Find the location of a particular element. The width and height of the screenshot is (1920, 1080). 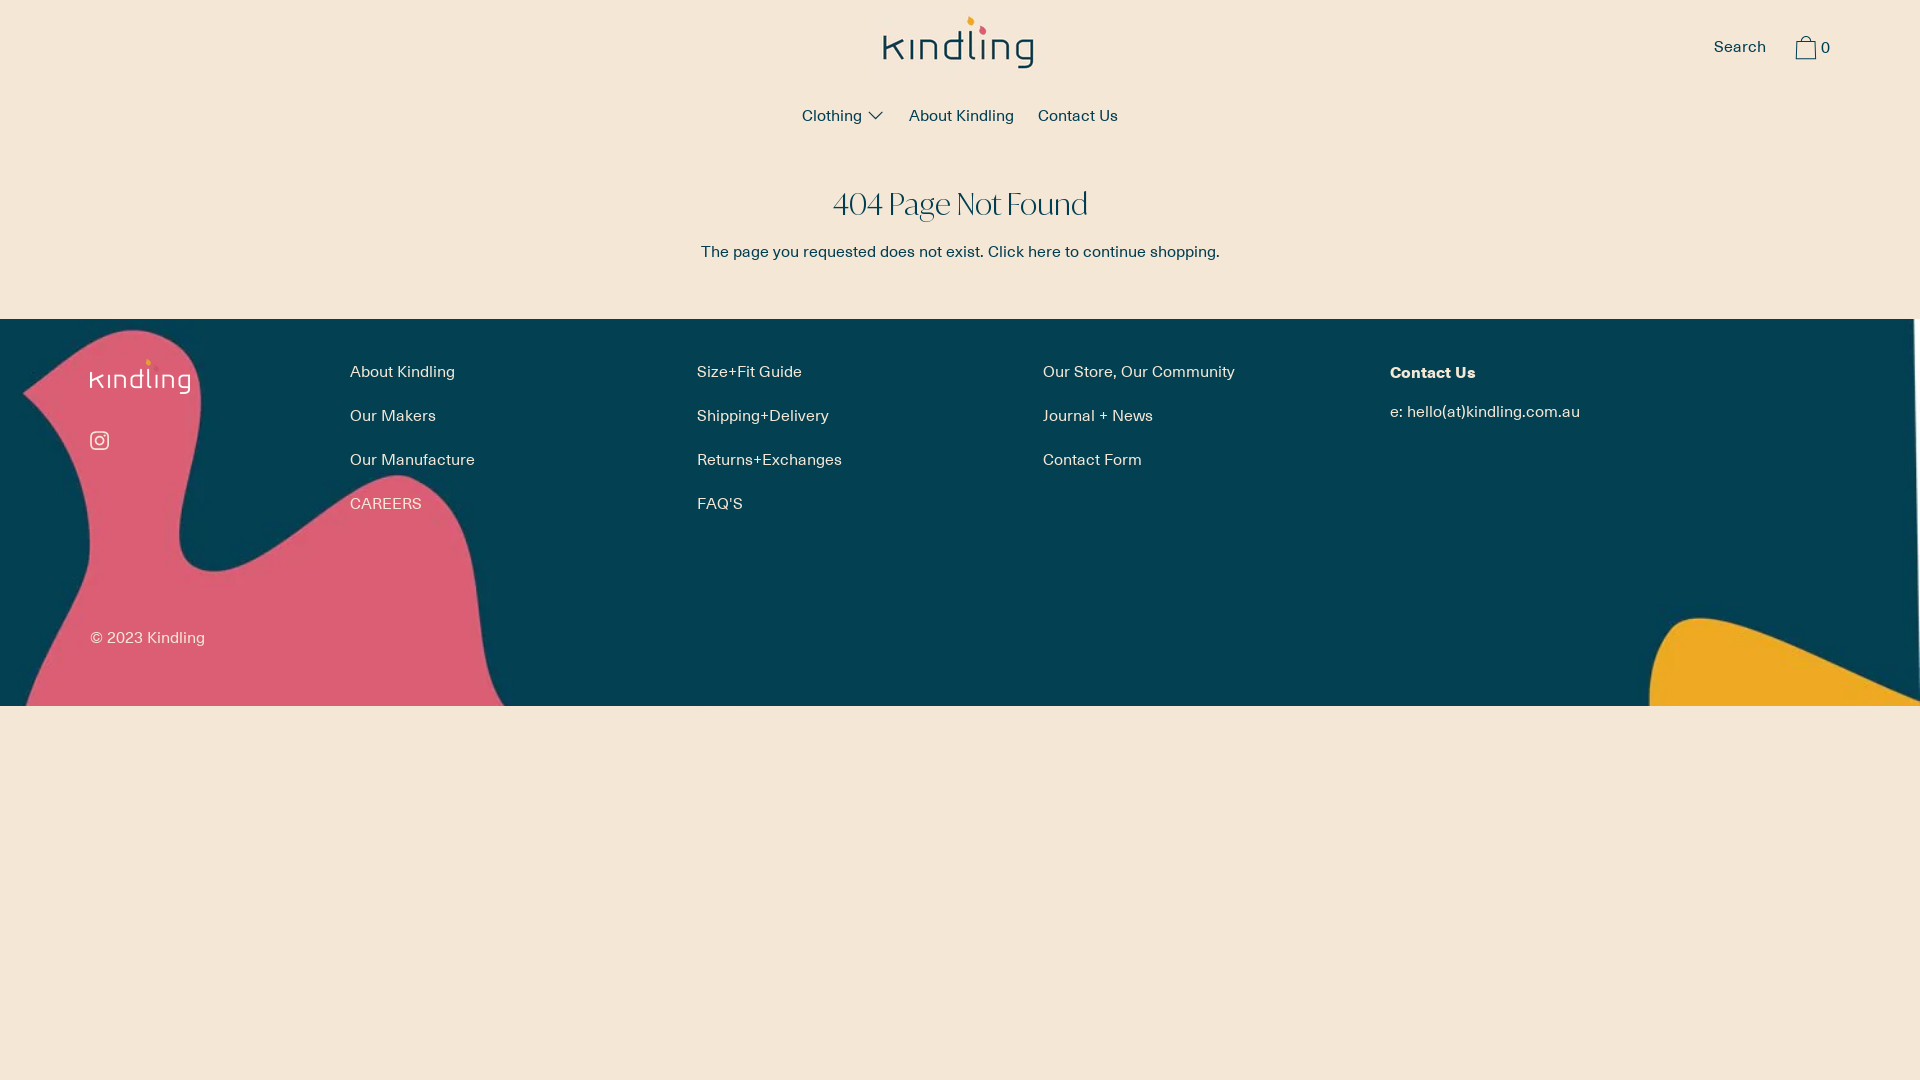

'Instagram' is located at coordinates (98, 439).